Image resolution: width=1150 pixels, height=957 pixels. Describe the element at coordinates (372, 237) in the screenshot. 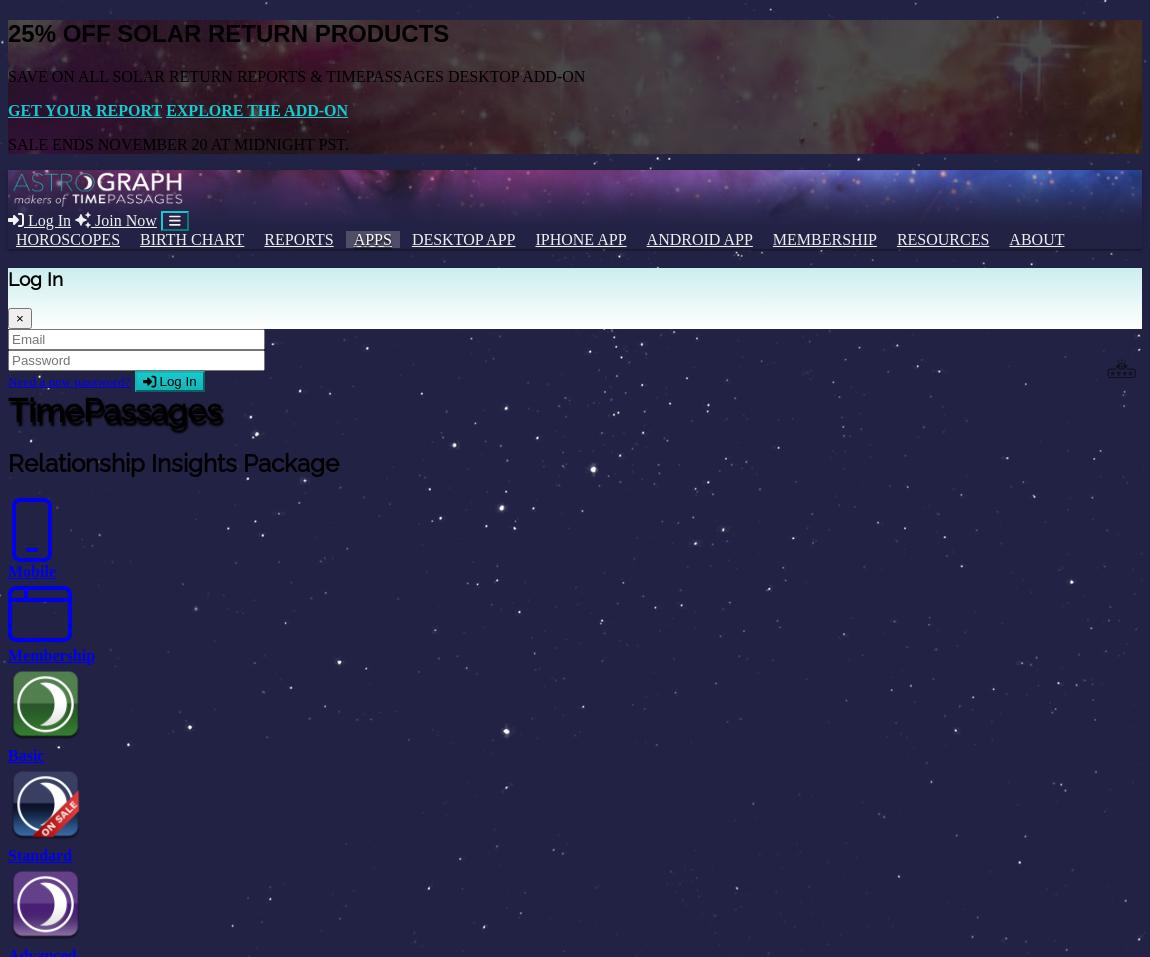

I see `'Apps'` at that location.